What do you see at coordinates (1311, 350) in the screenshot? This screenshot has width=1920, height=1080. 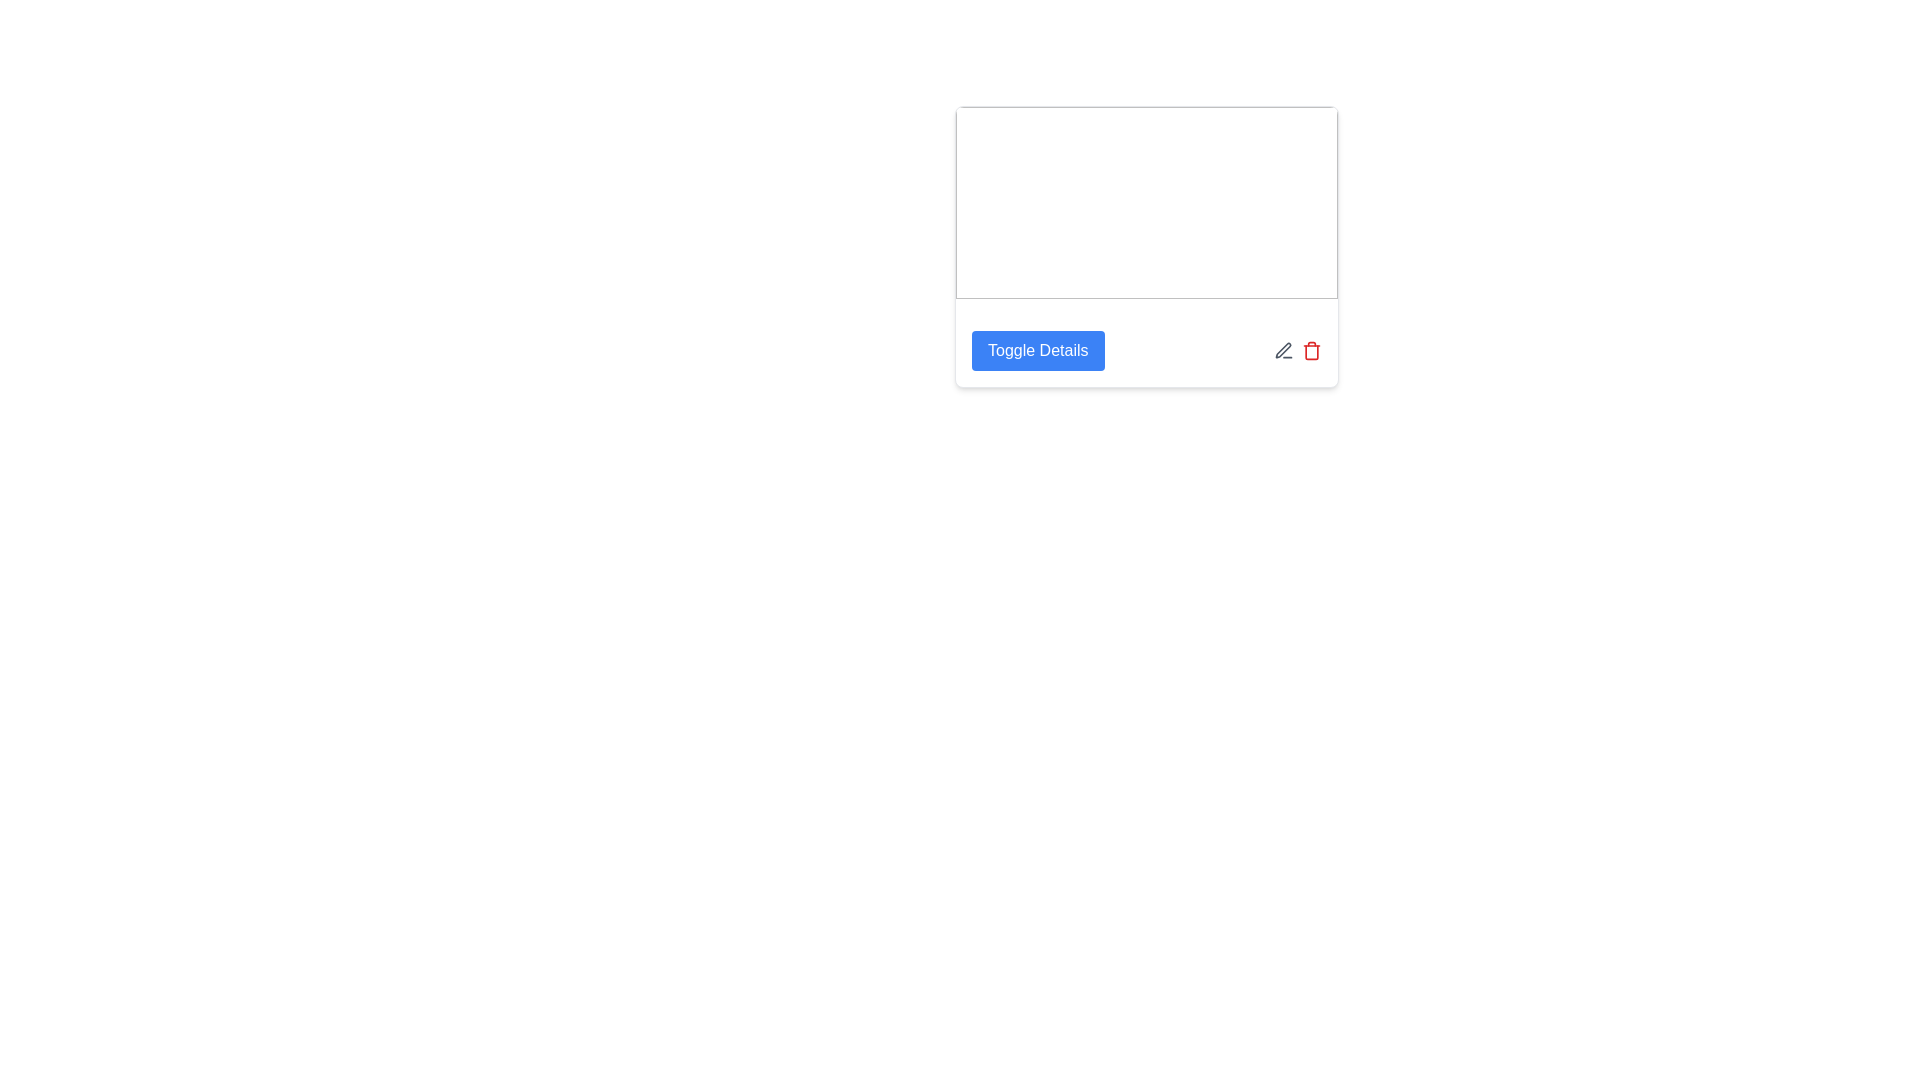 I see `the red trash bin icon button located at the bottom-right corner of the interface` at bounding box center [1311, 350].